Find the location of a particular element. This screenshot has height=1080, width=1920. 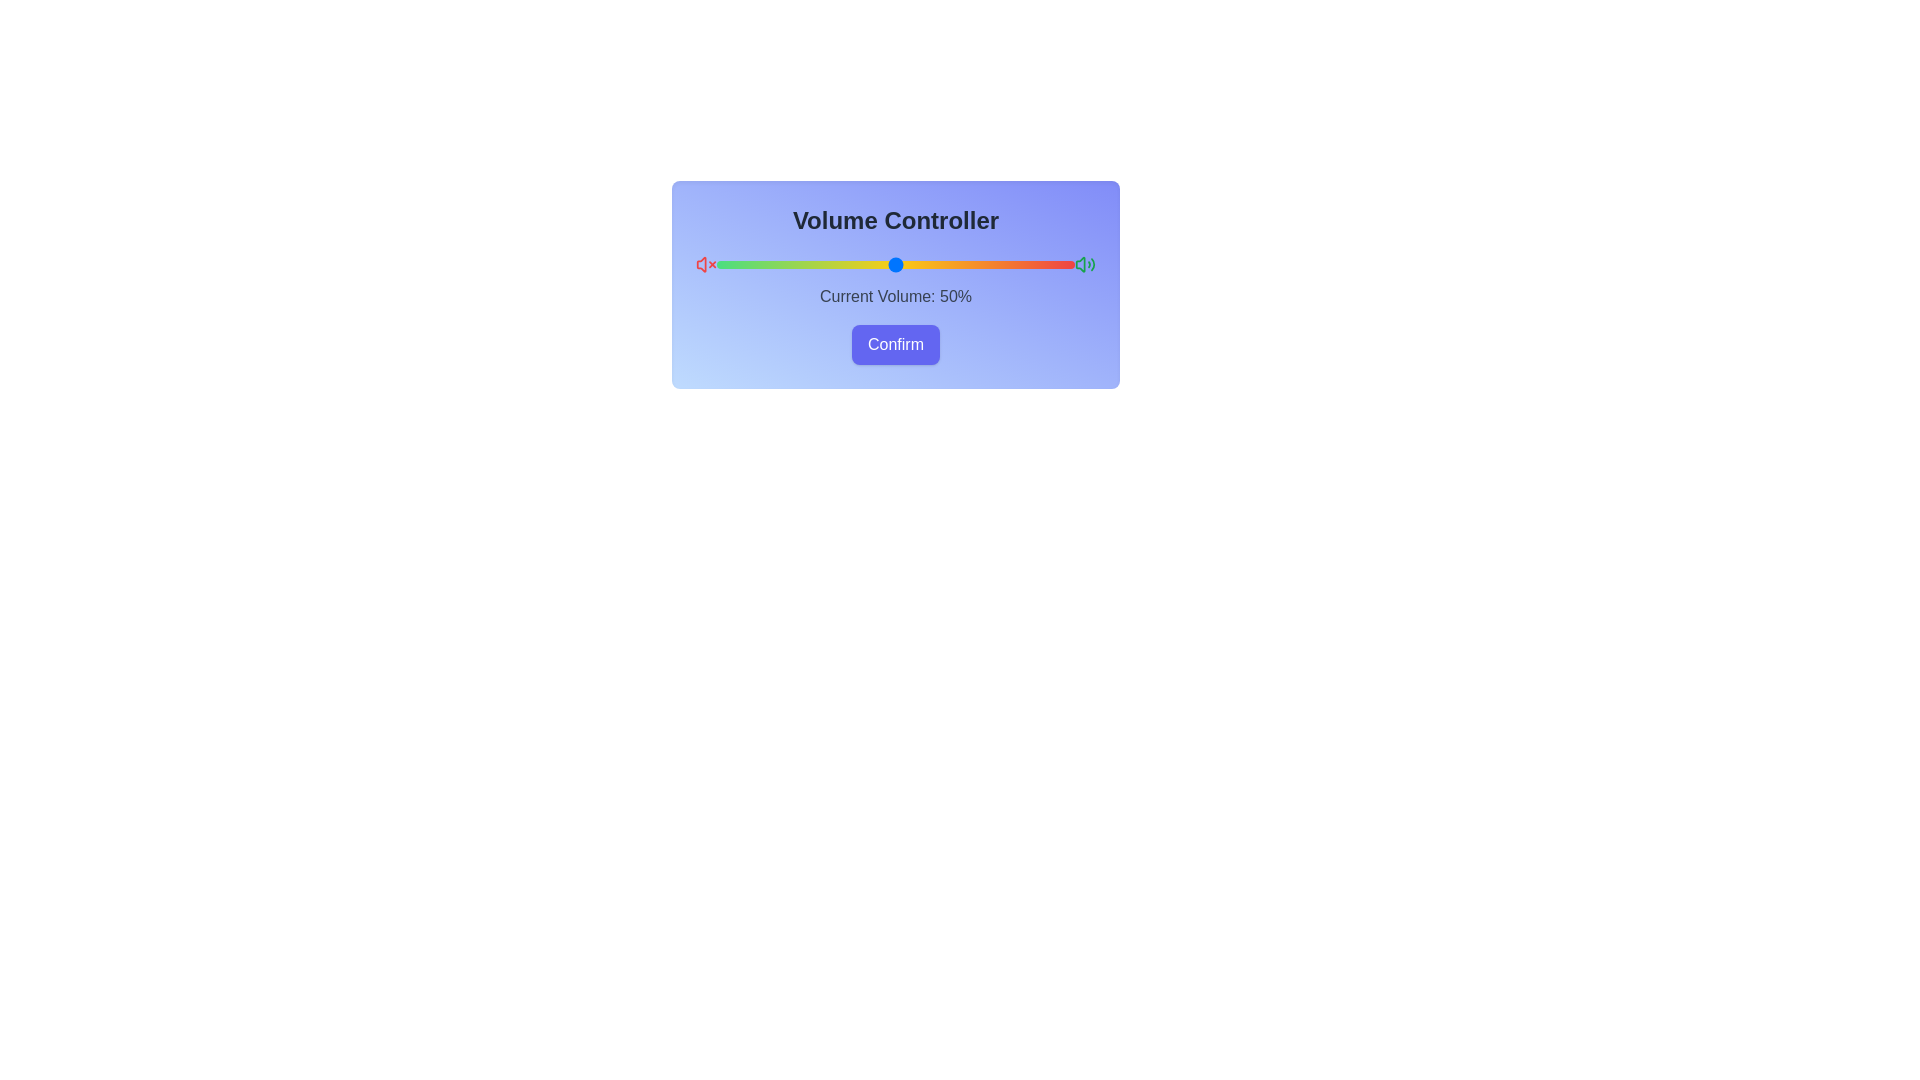

the volume slider to set the volume to 3% is located at coordinates (727, 264).